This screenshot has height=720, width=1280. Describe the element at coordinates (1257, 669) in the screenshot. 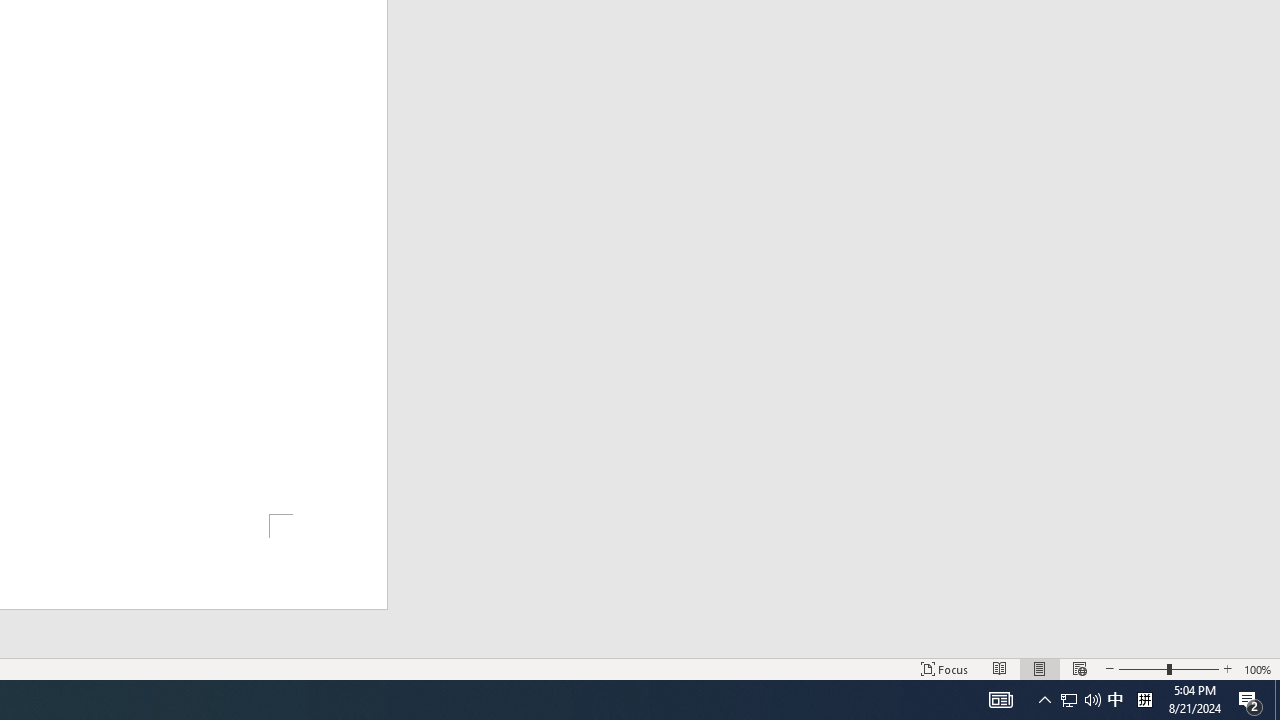

I see `'Zoom 100%'` at that location.